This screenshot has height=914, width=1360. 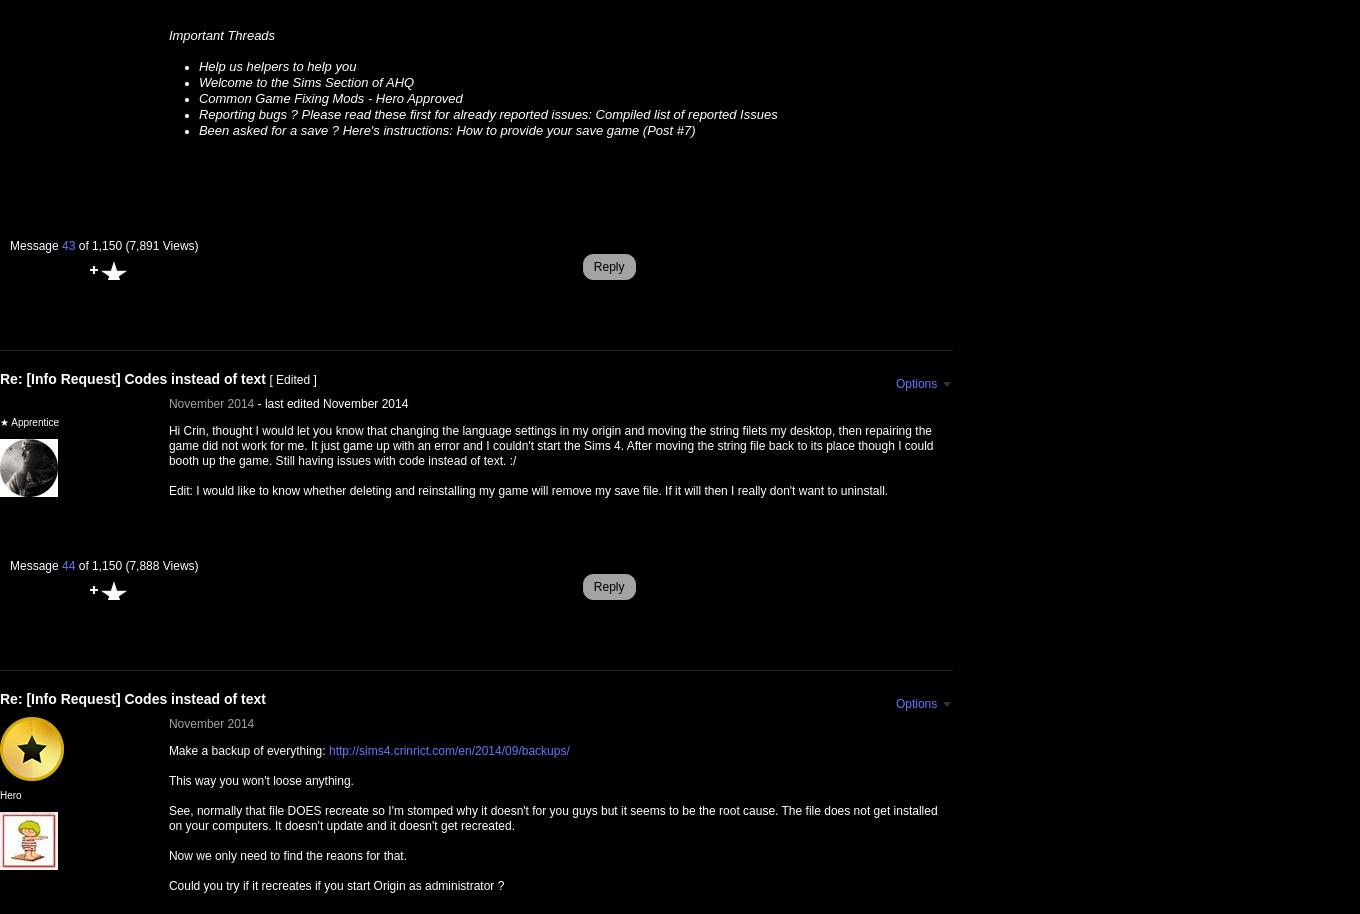 I want to click on 'Compiled list of reported Issues', so click(x=595, y=114).